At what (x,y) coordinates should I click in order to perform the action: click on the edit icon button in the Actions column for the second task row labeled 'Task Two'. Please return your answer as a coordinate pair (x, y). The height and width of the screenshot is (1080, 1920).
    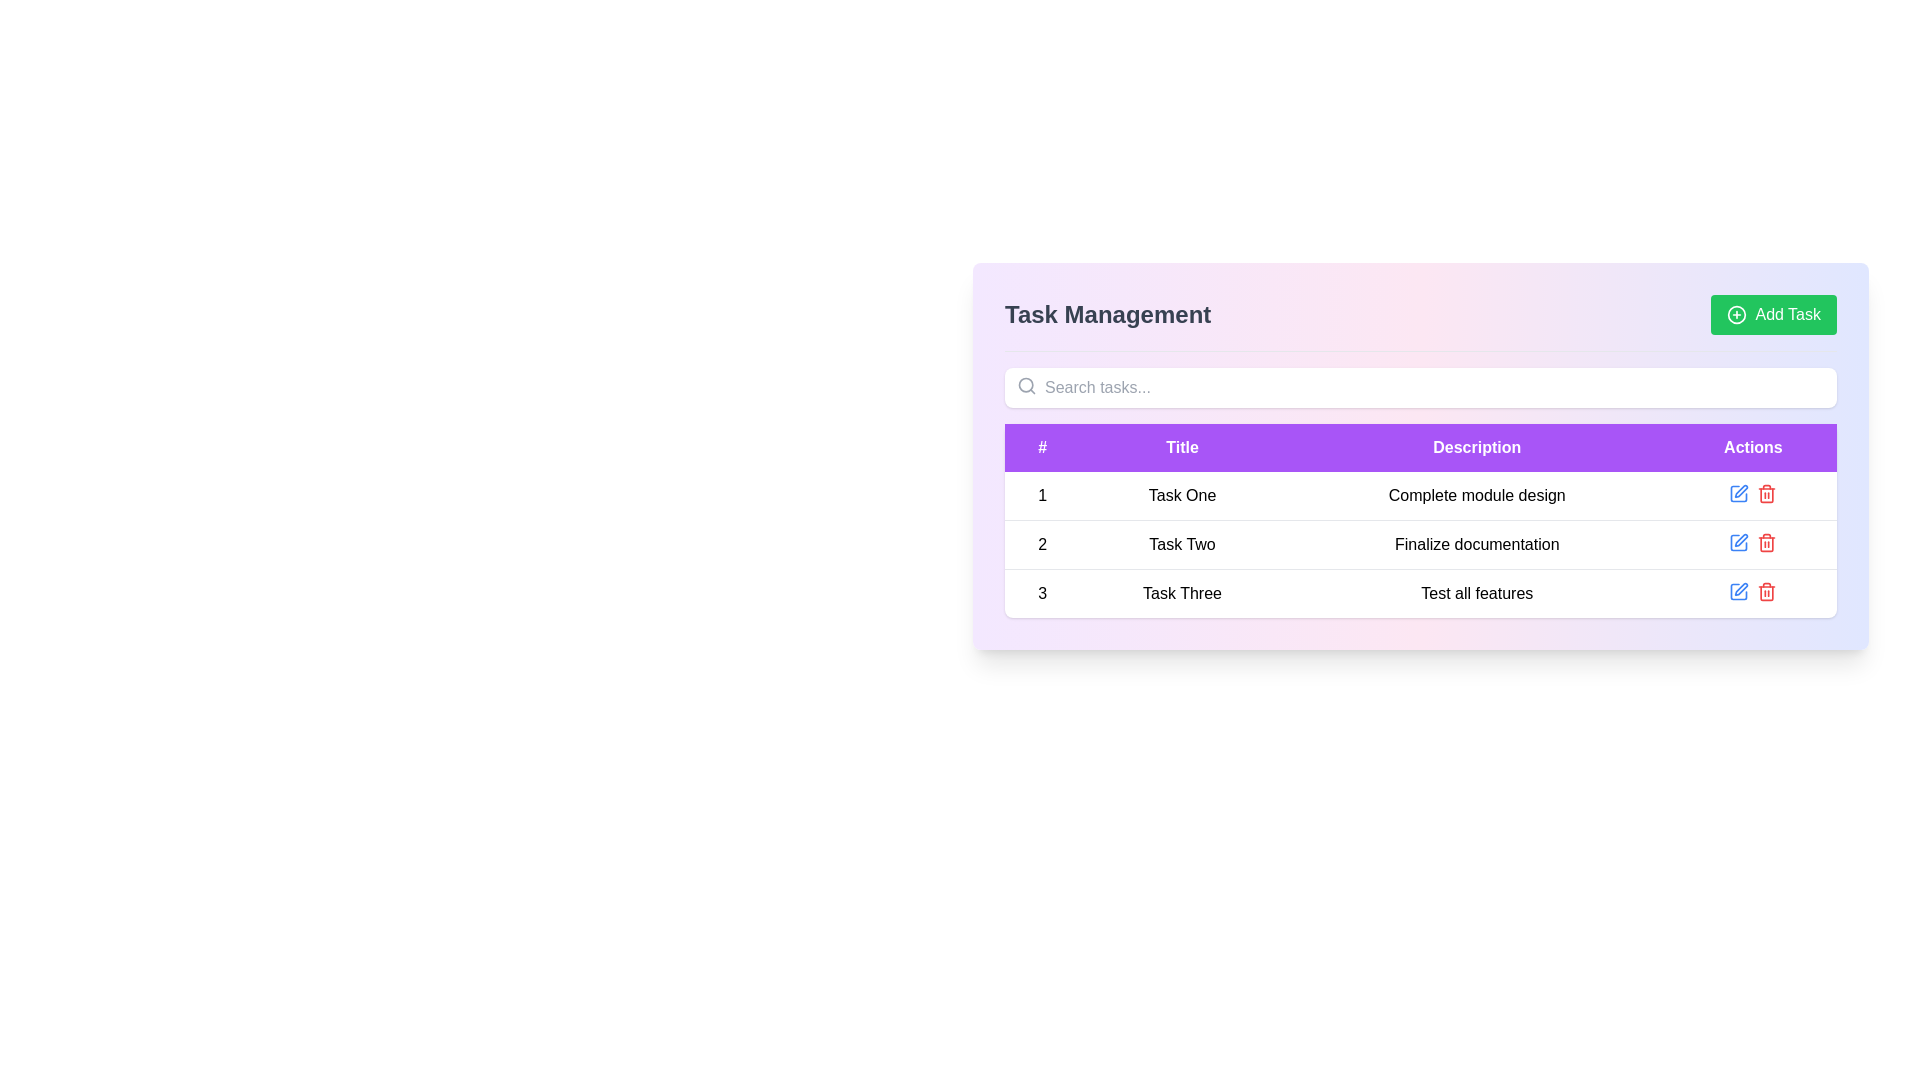
    Looking at the image, I should click on (1741, 540).